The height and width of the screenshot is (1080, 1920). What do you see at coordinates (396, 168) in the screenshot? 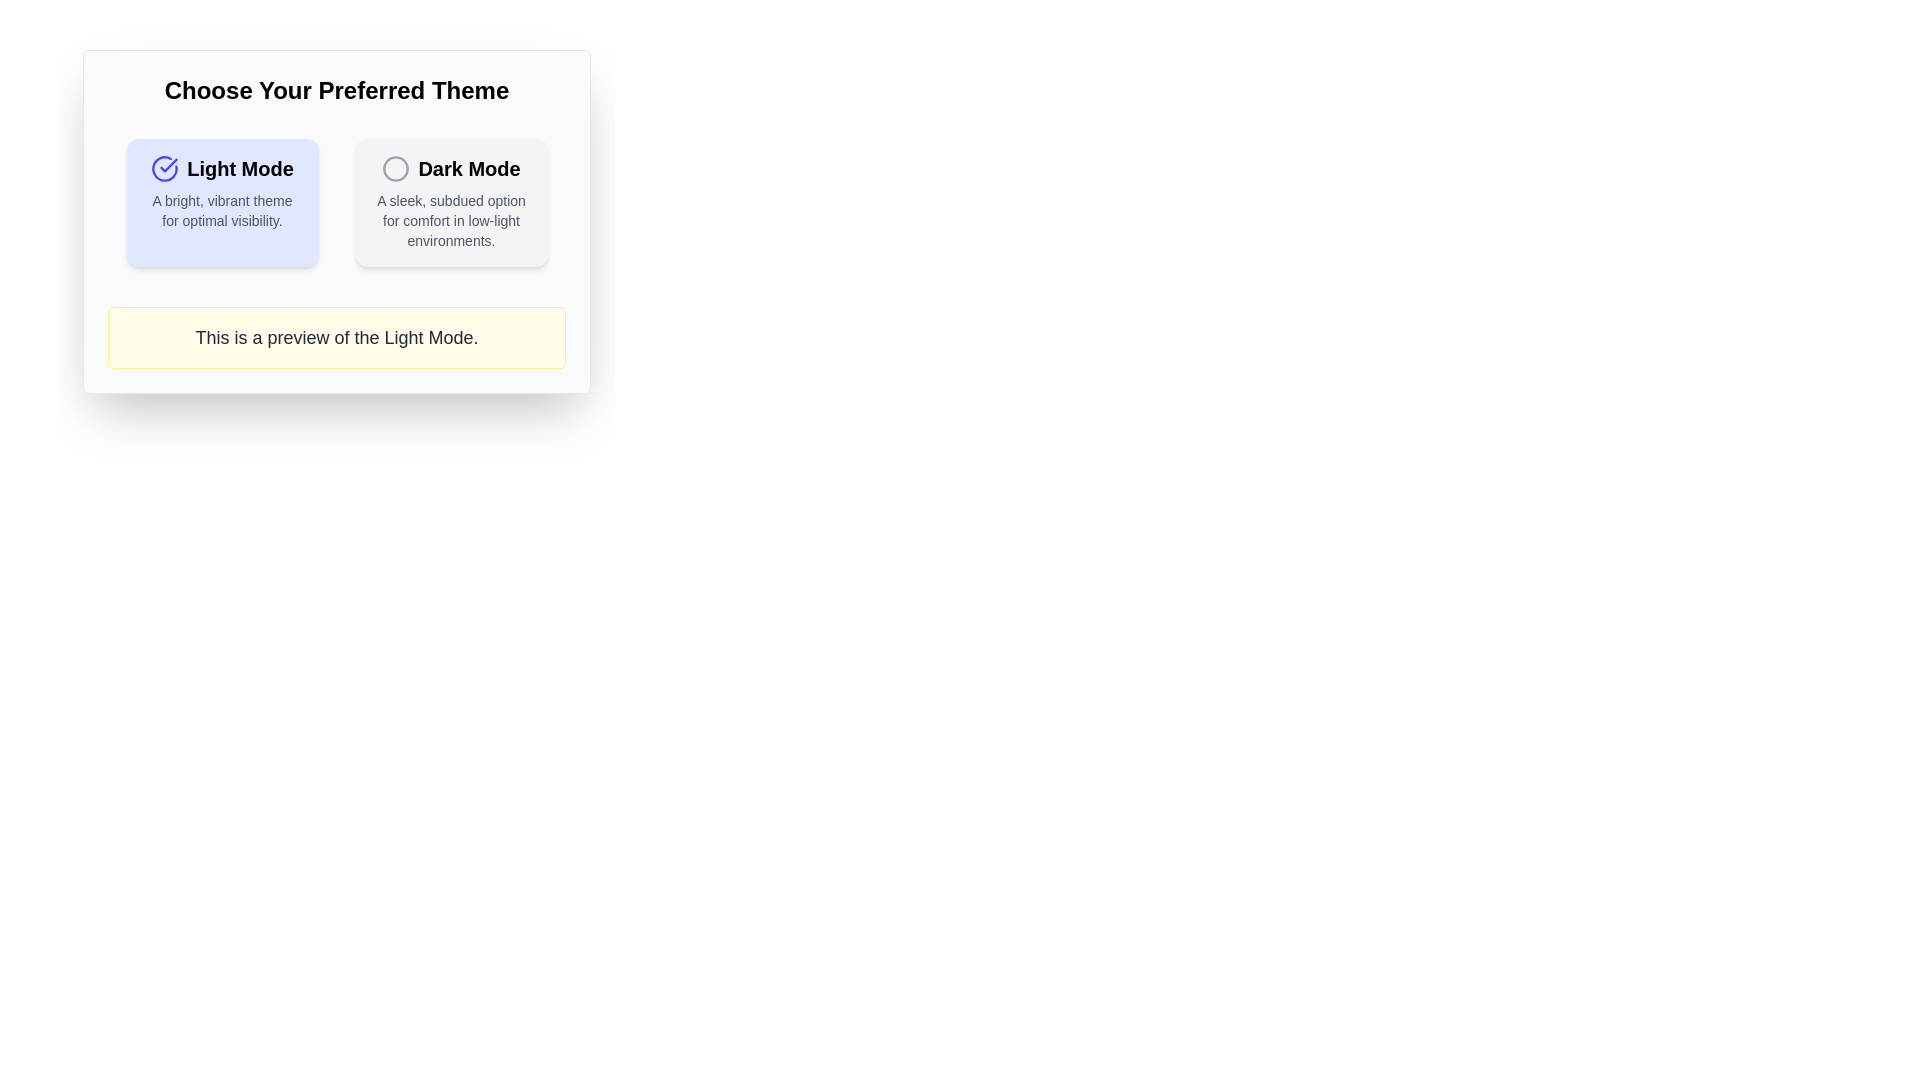
I see `the SVG Circle that represents the 'Dark Mode' option in the theme selection panel` at bounding box center [396, 168].